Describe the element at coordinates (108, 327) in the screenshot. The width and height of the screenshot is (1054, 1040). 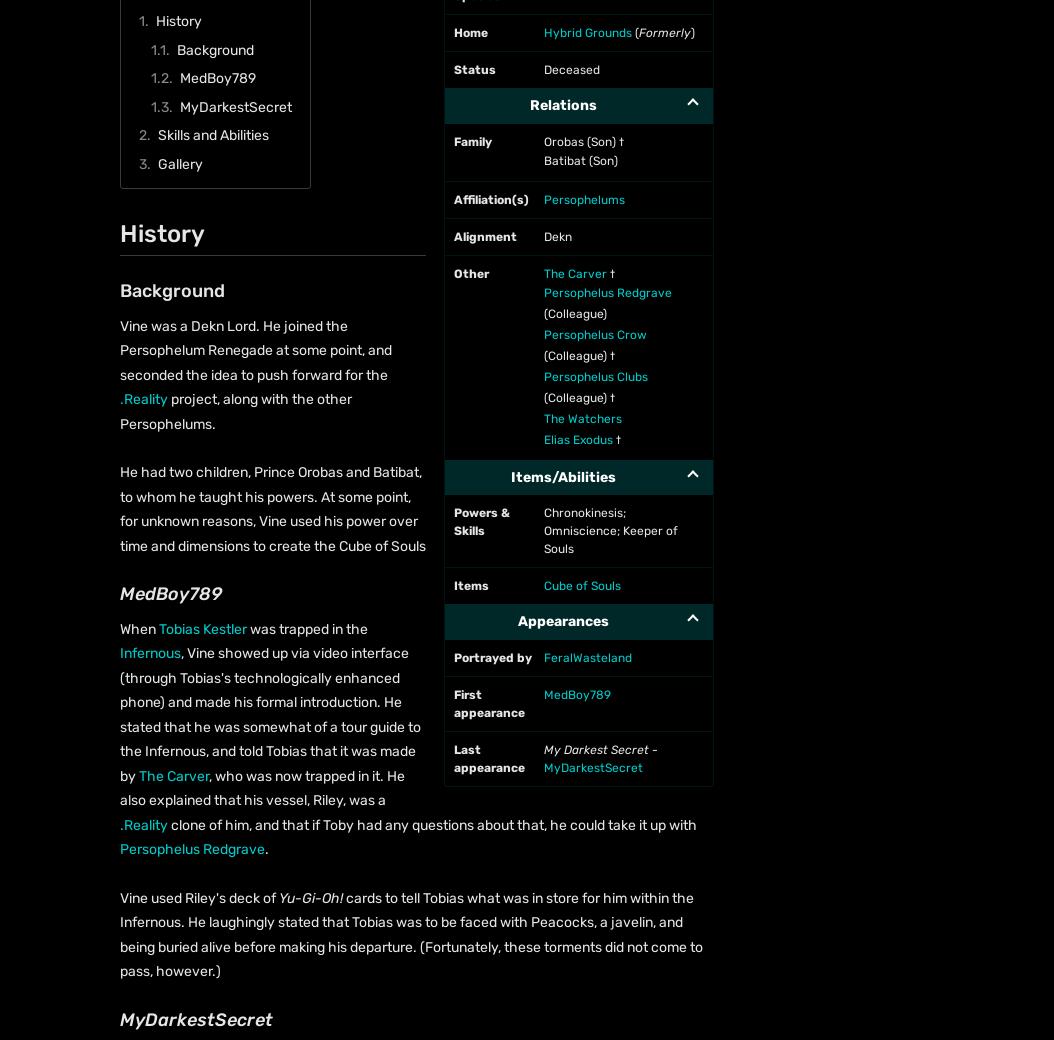
I see `'Careers'` at that location.